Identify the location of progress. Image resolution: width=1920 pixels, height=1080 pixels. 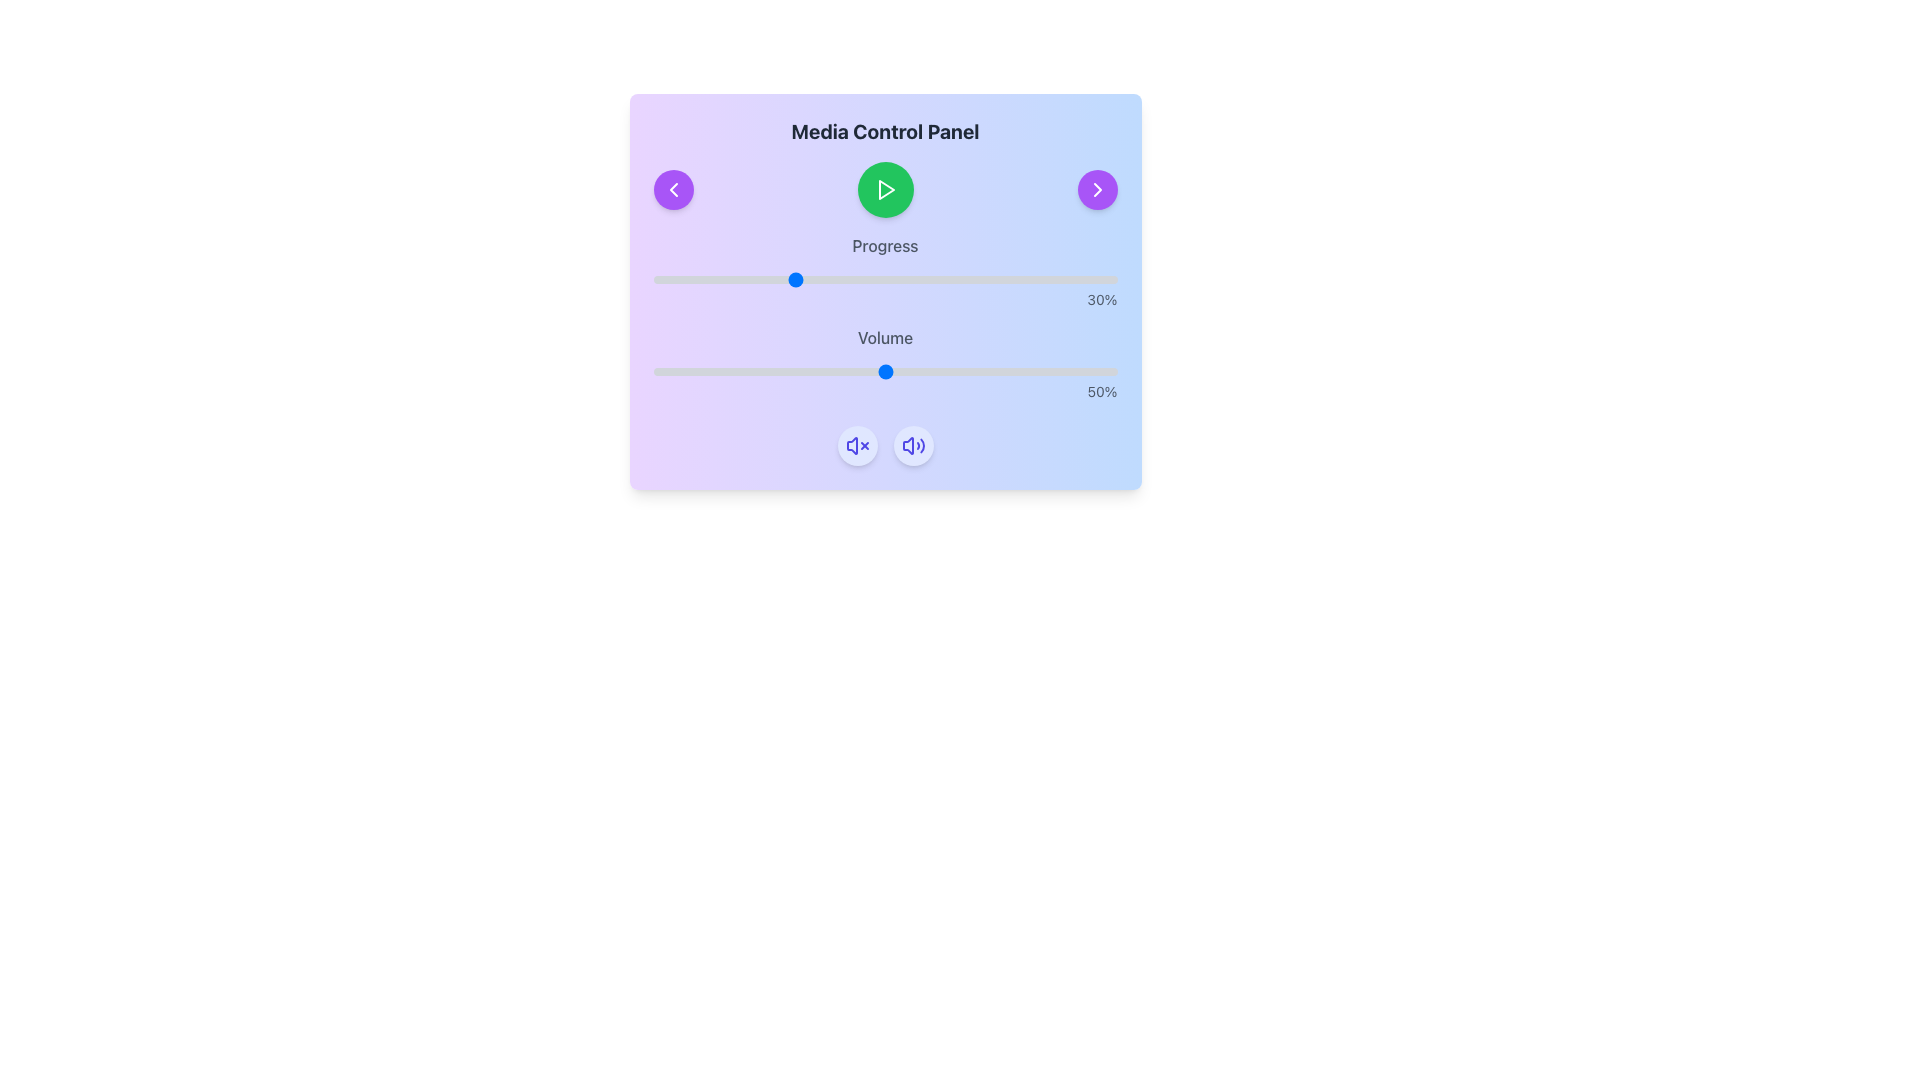
(768, 280).